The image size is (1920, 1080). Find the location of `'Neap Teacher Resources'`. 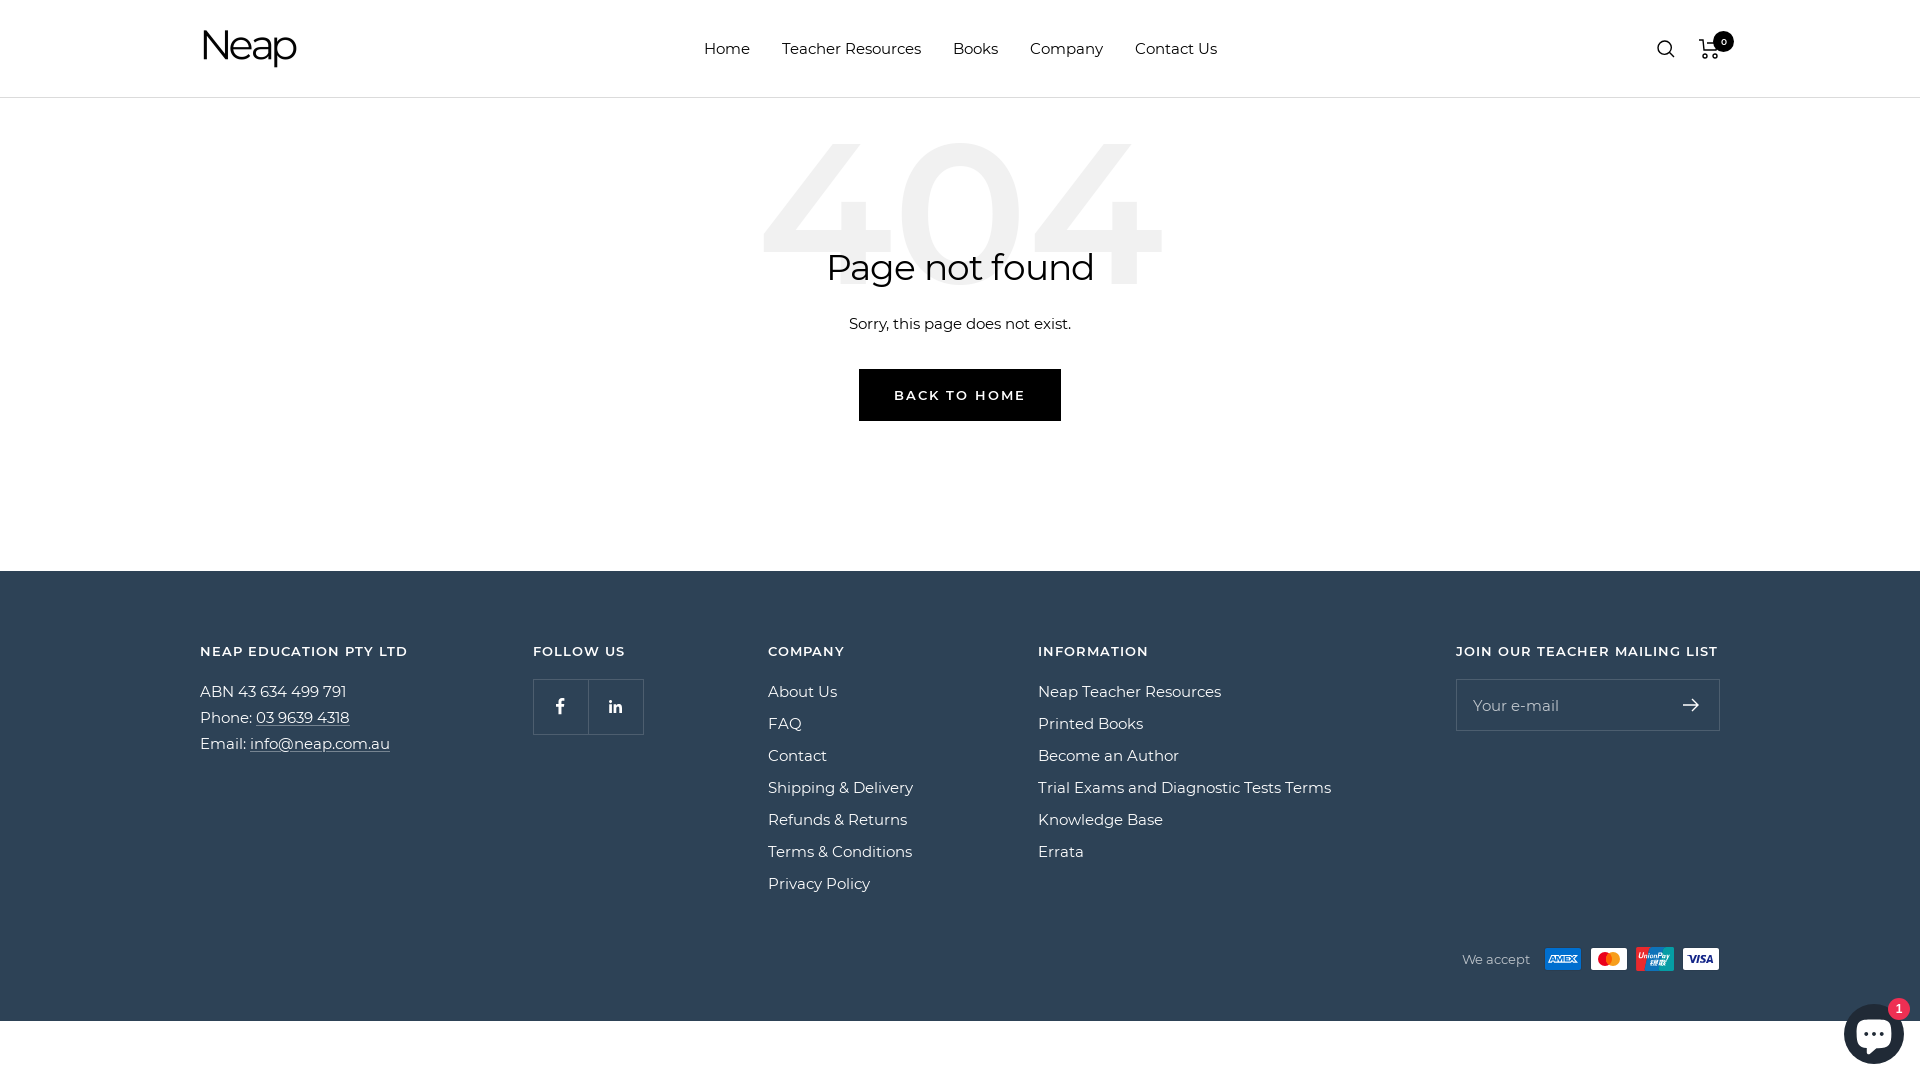

'Neap Teacher Resources' is located at coordinates (1129, 690).